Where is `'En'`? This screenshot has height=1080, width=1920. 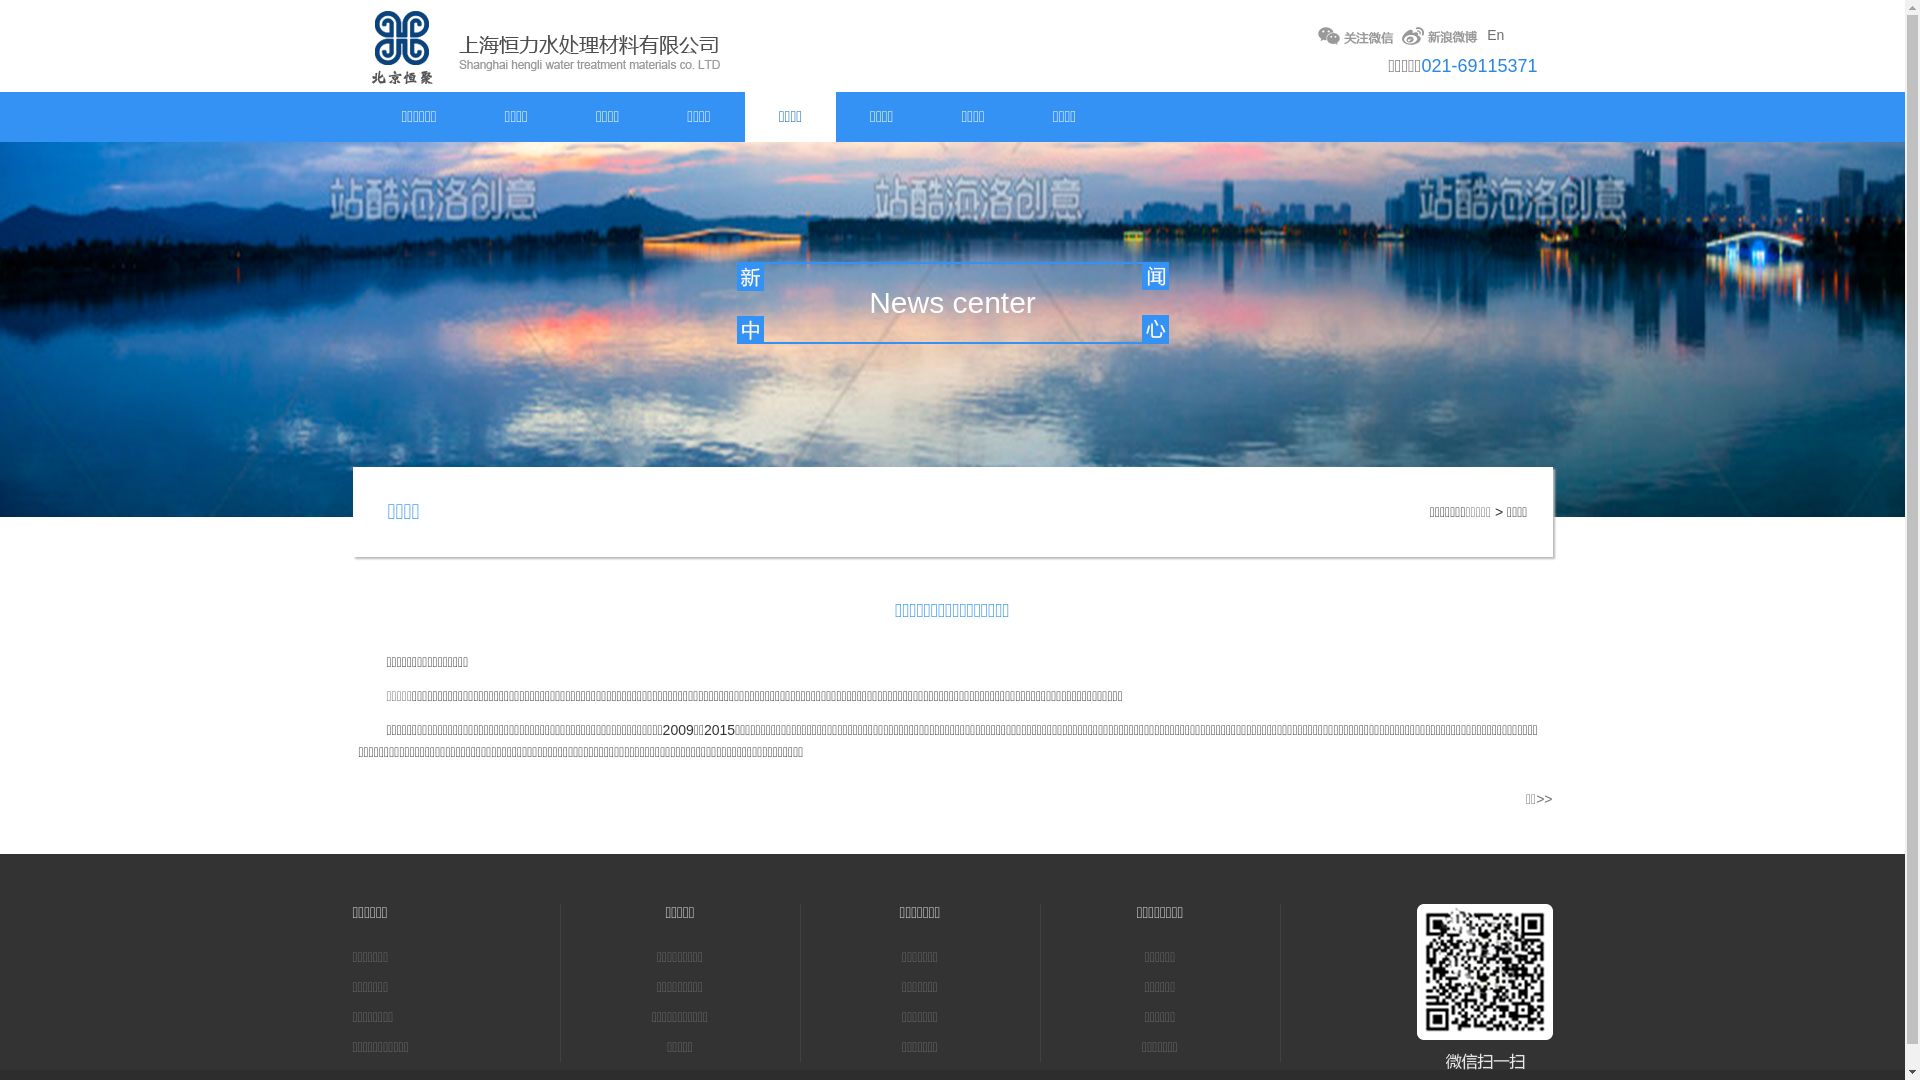 'En' is located at coordinates (1497, 34).